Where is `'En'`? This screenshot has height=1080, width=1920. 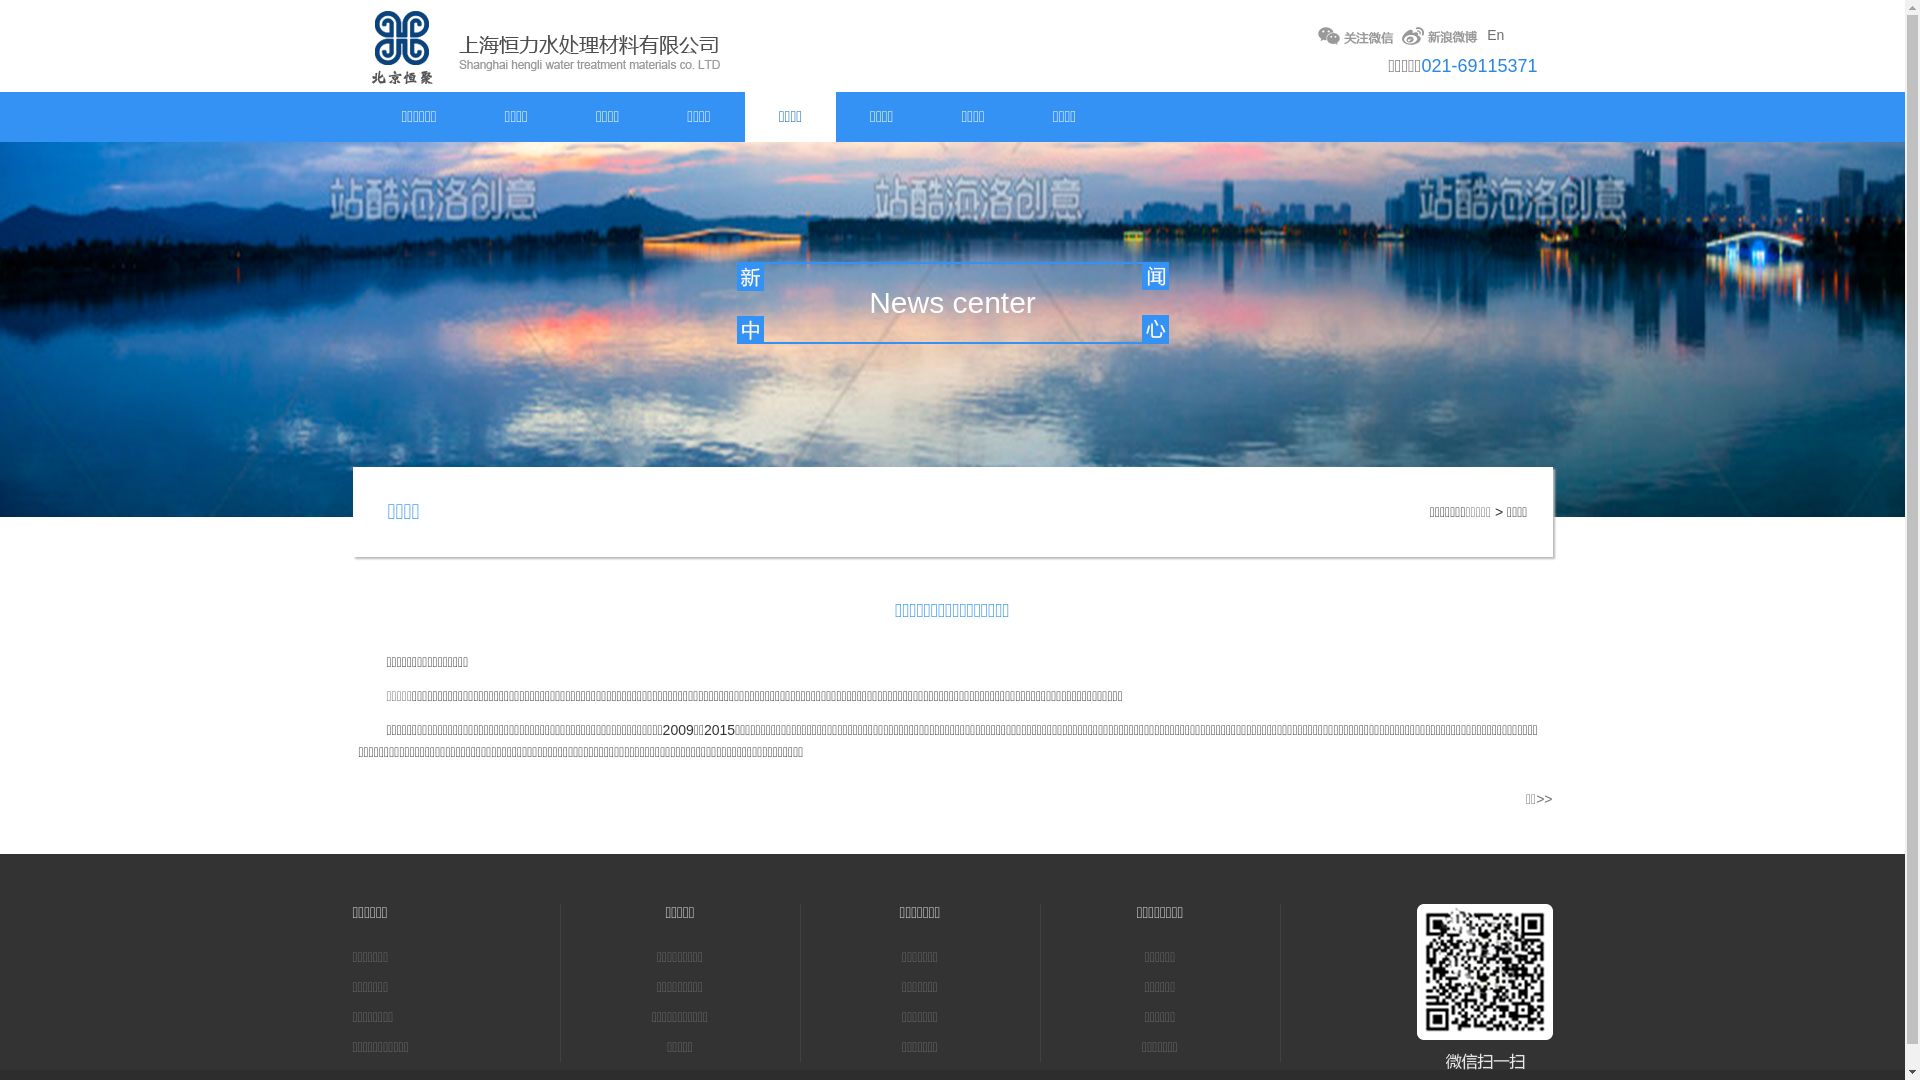 'En' is located at coordinates (1497, 34).